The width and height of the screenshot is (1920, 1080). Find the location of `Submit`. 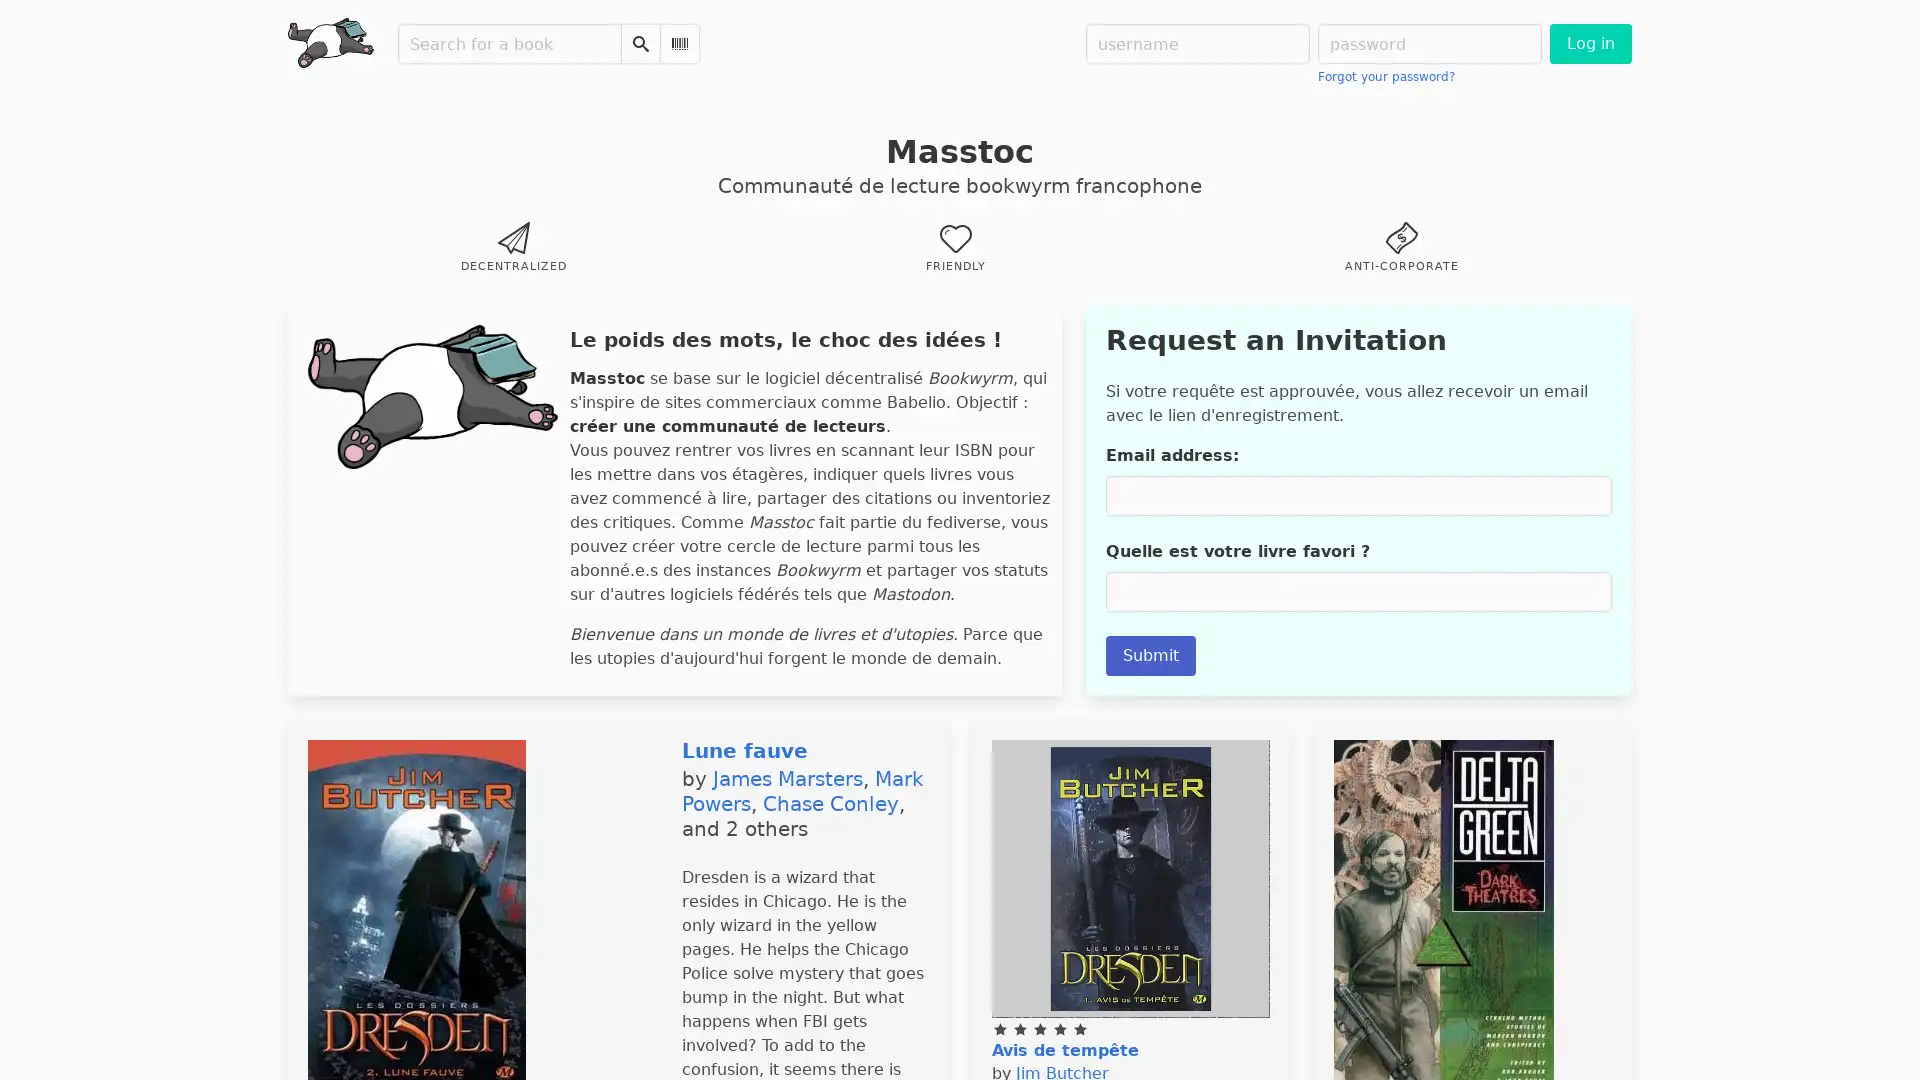

Submit is located at coordinates (1150, 655).